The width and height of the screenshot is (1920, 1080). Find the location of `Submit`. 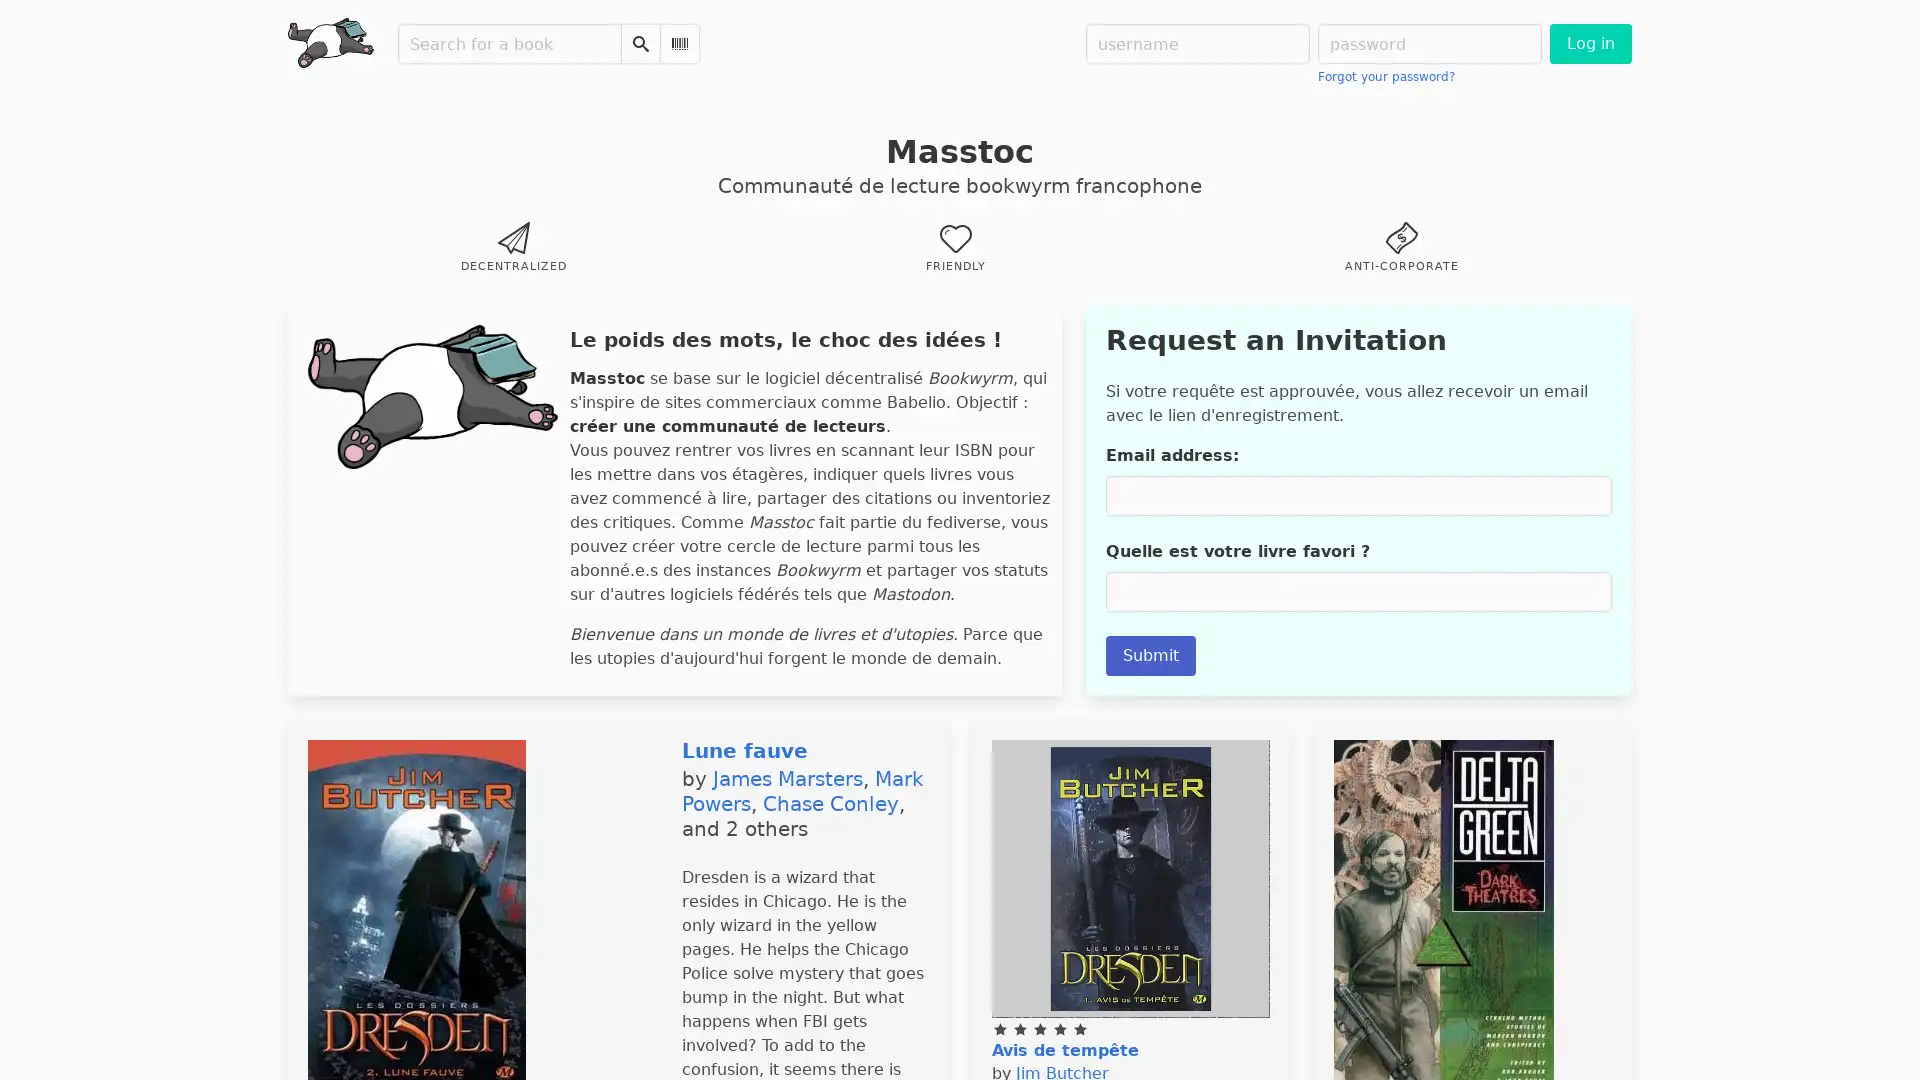

Submit is located at coordinates (1150, 655).